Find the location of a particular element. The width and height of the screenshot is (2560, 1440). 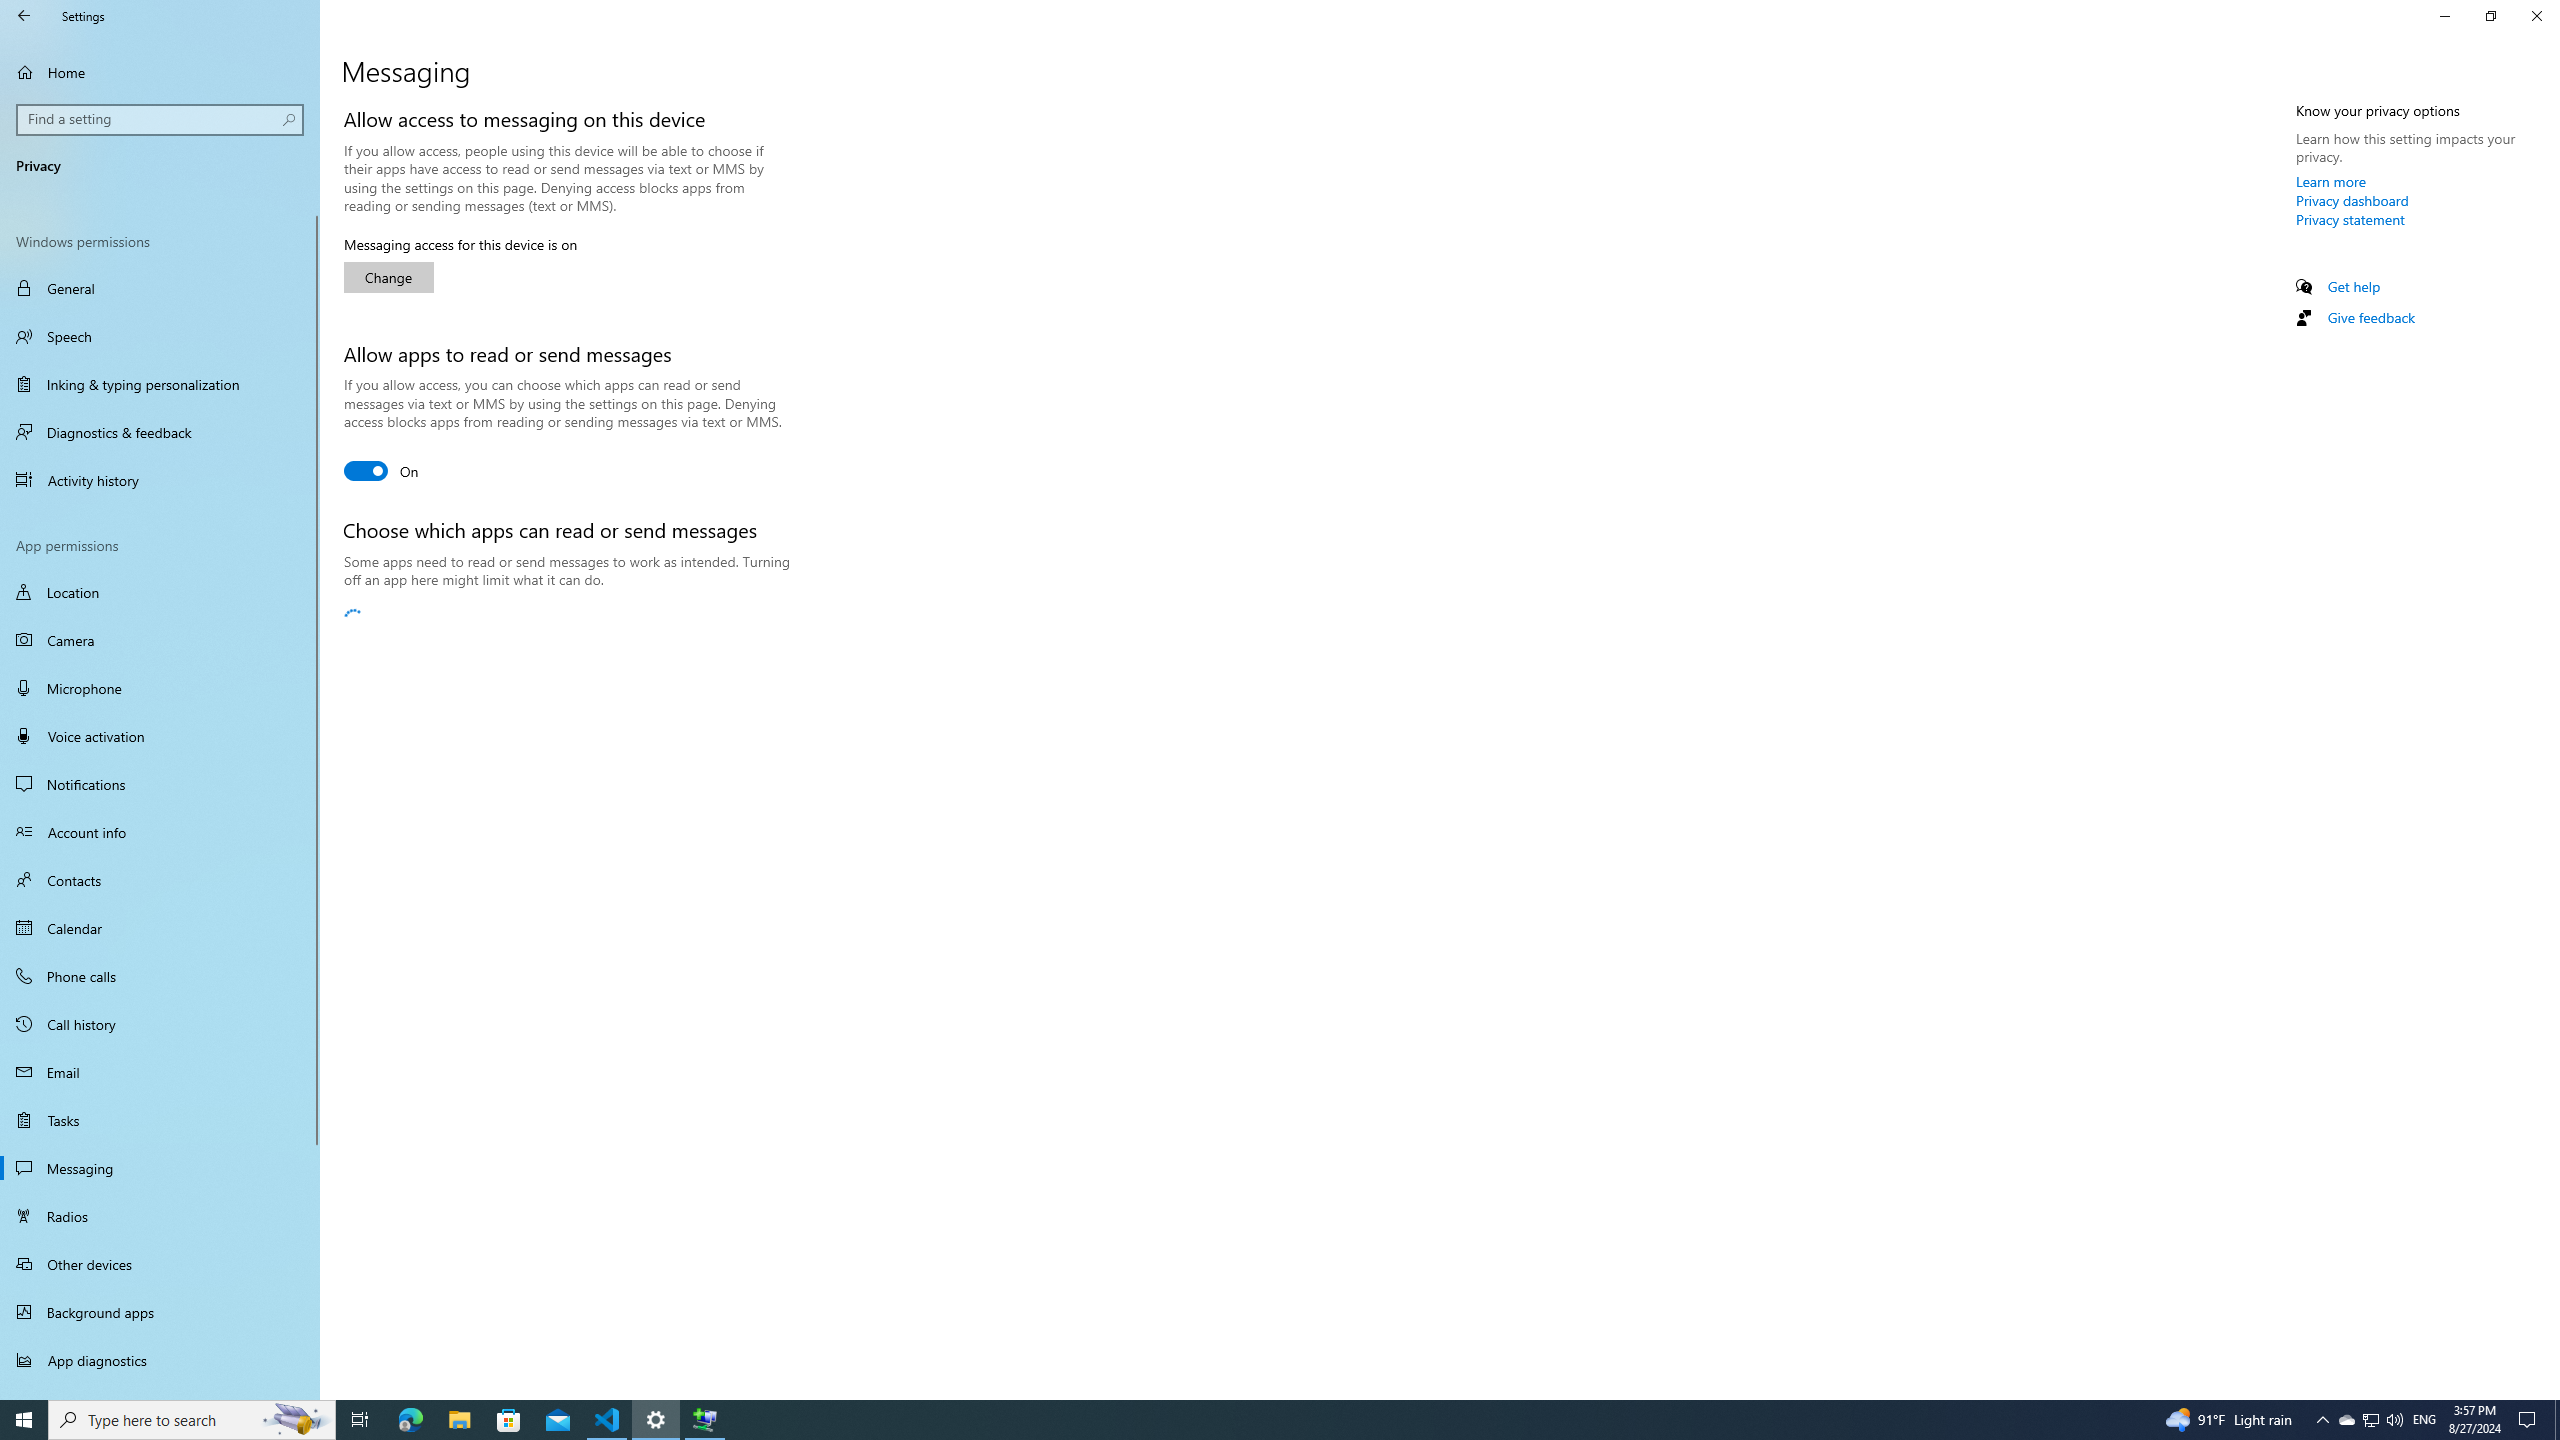

'Other devices' is located at coordinates (159, 1263).